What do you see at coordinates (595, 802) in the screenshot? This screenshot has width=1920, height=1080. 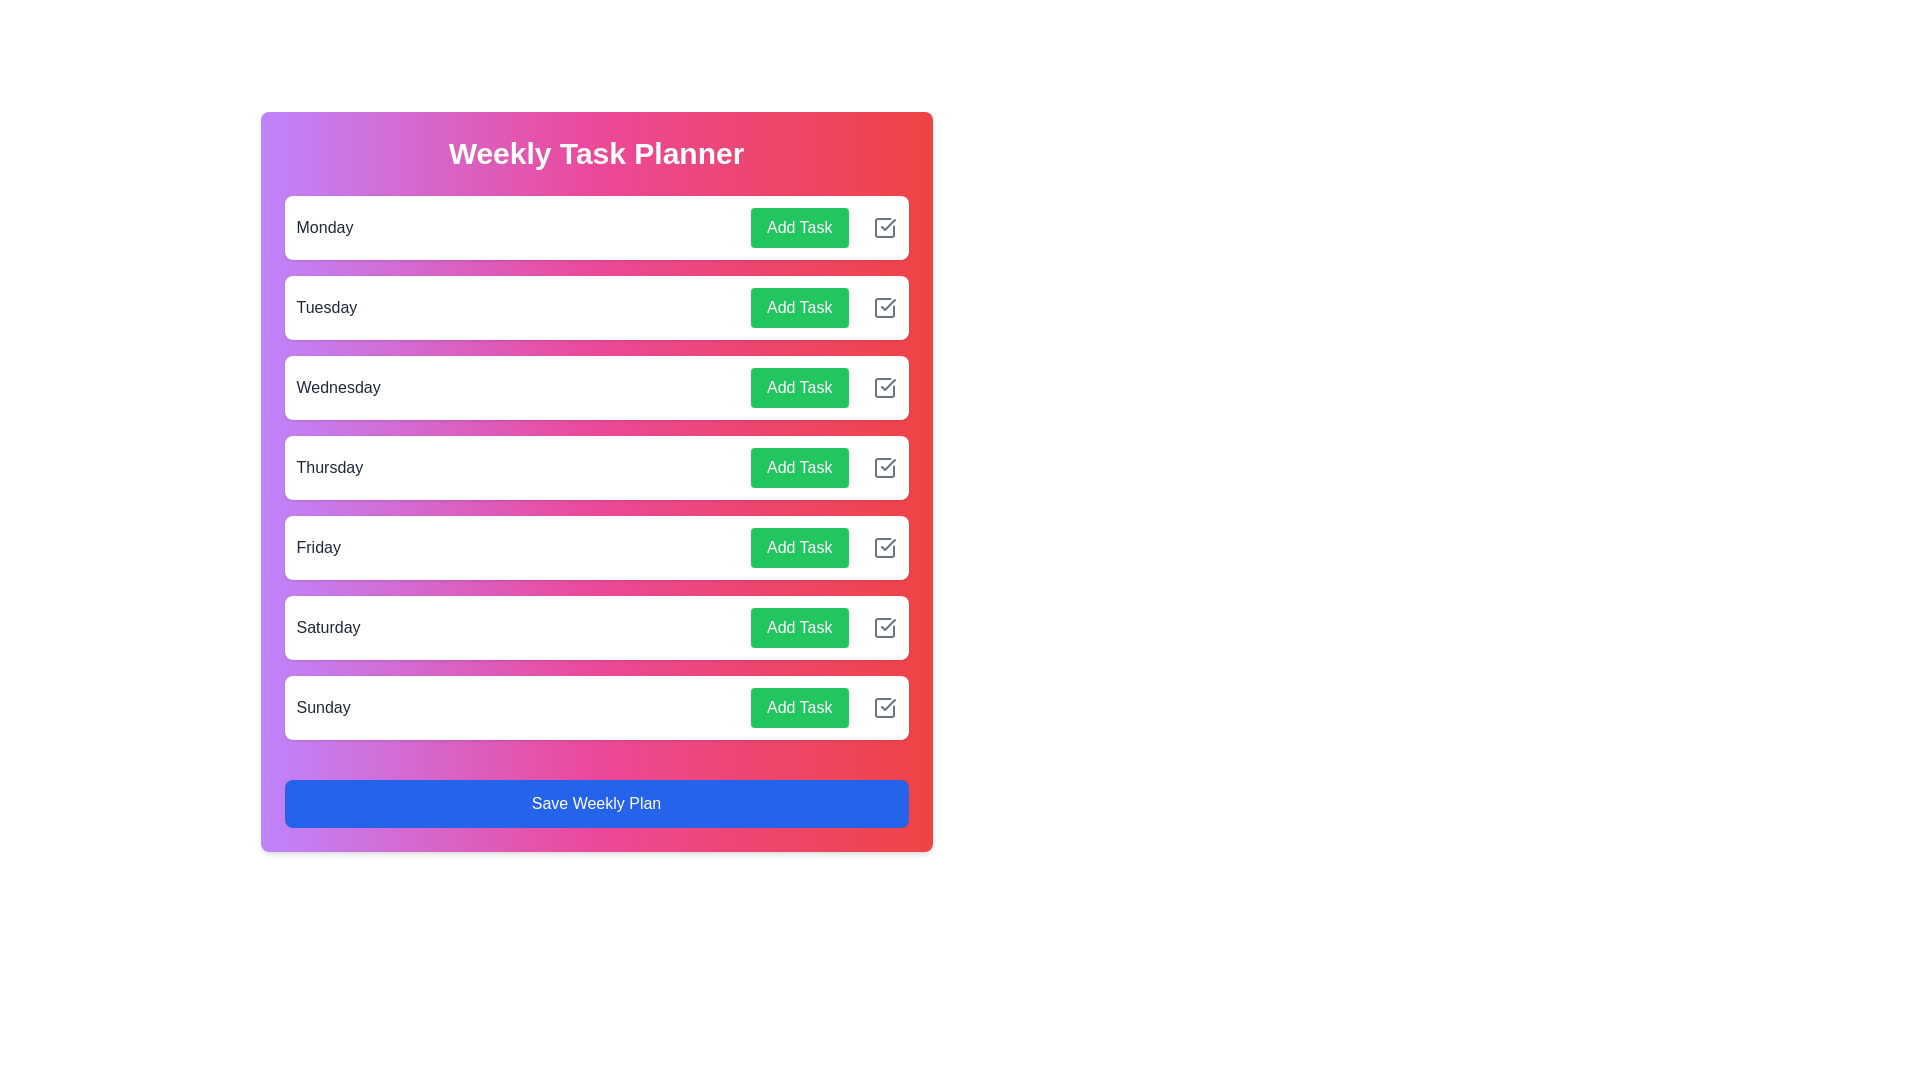 I see `the 'Save Weekly Plan' button to save the weekly plan` at bounding box center [595, 802].